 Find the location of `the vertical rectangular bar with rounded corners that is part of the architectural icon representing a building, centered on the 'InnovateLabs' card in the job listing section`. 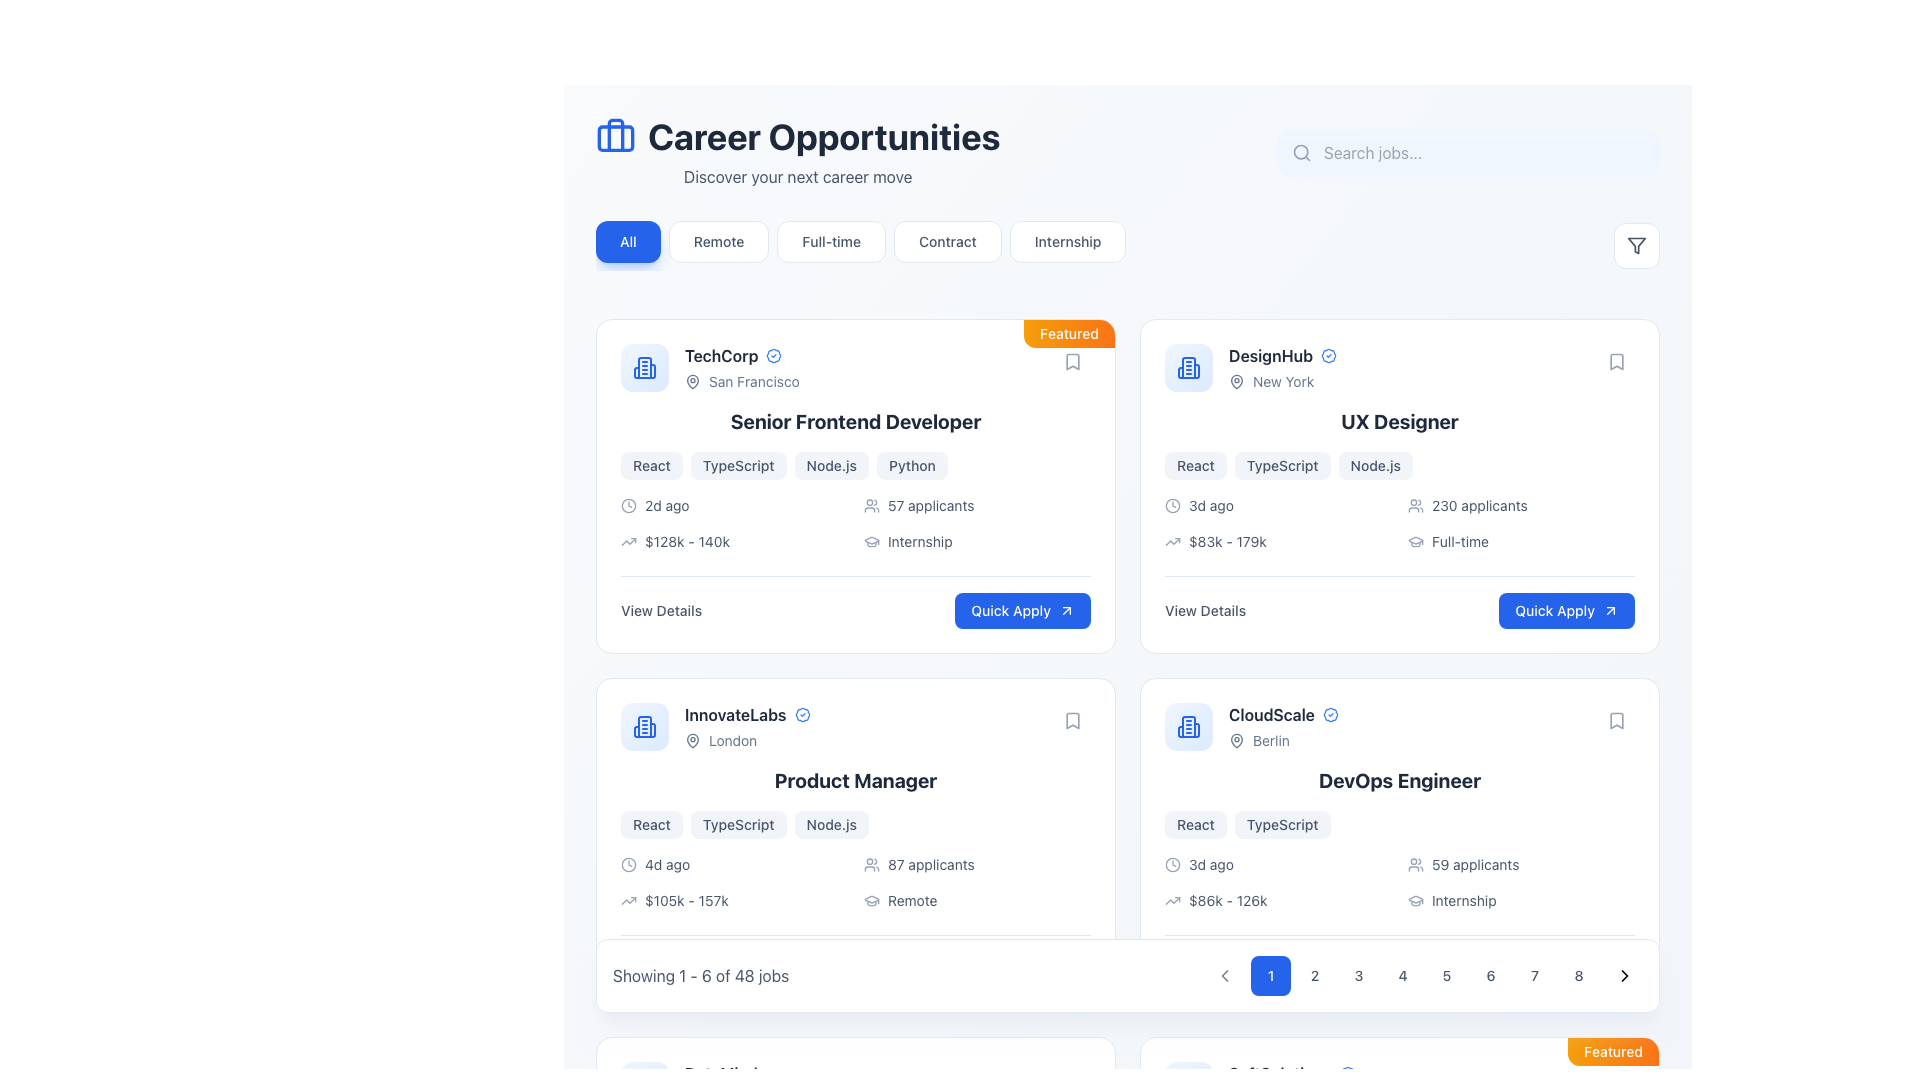

the vertical rectangular bar with rounded corners that is part of the architectural icon representing a building, centered on the 'InnovateLabs' card in the job listing section is located at coordinates (644, 726).